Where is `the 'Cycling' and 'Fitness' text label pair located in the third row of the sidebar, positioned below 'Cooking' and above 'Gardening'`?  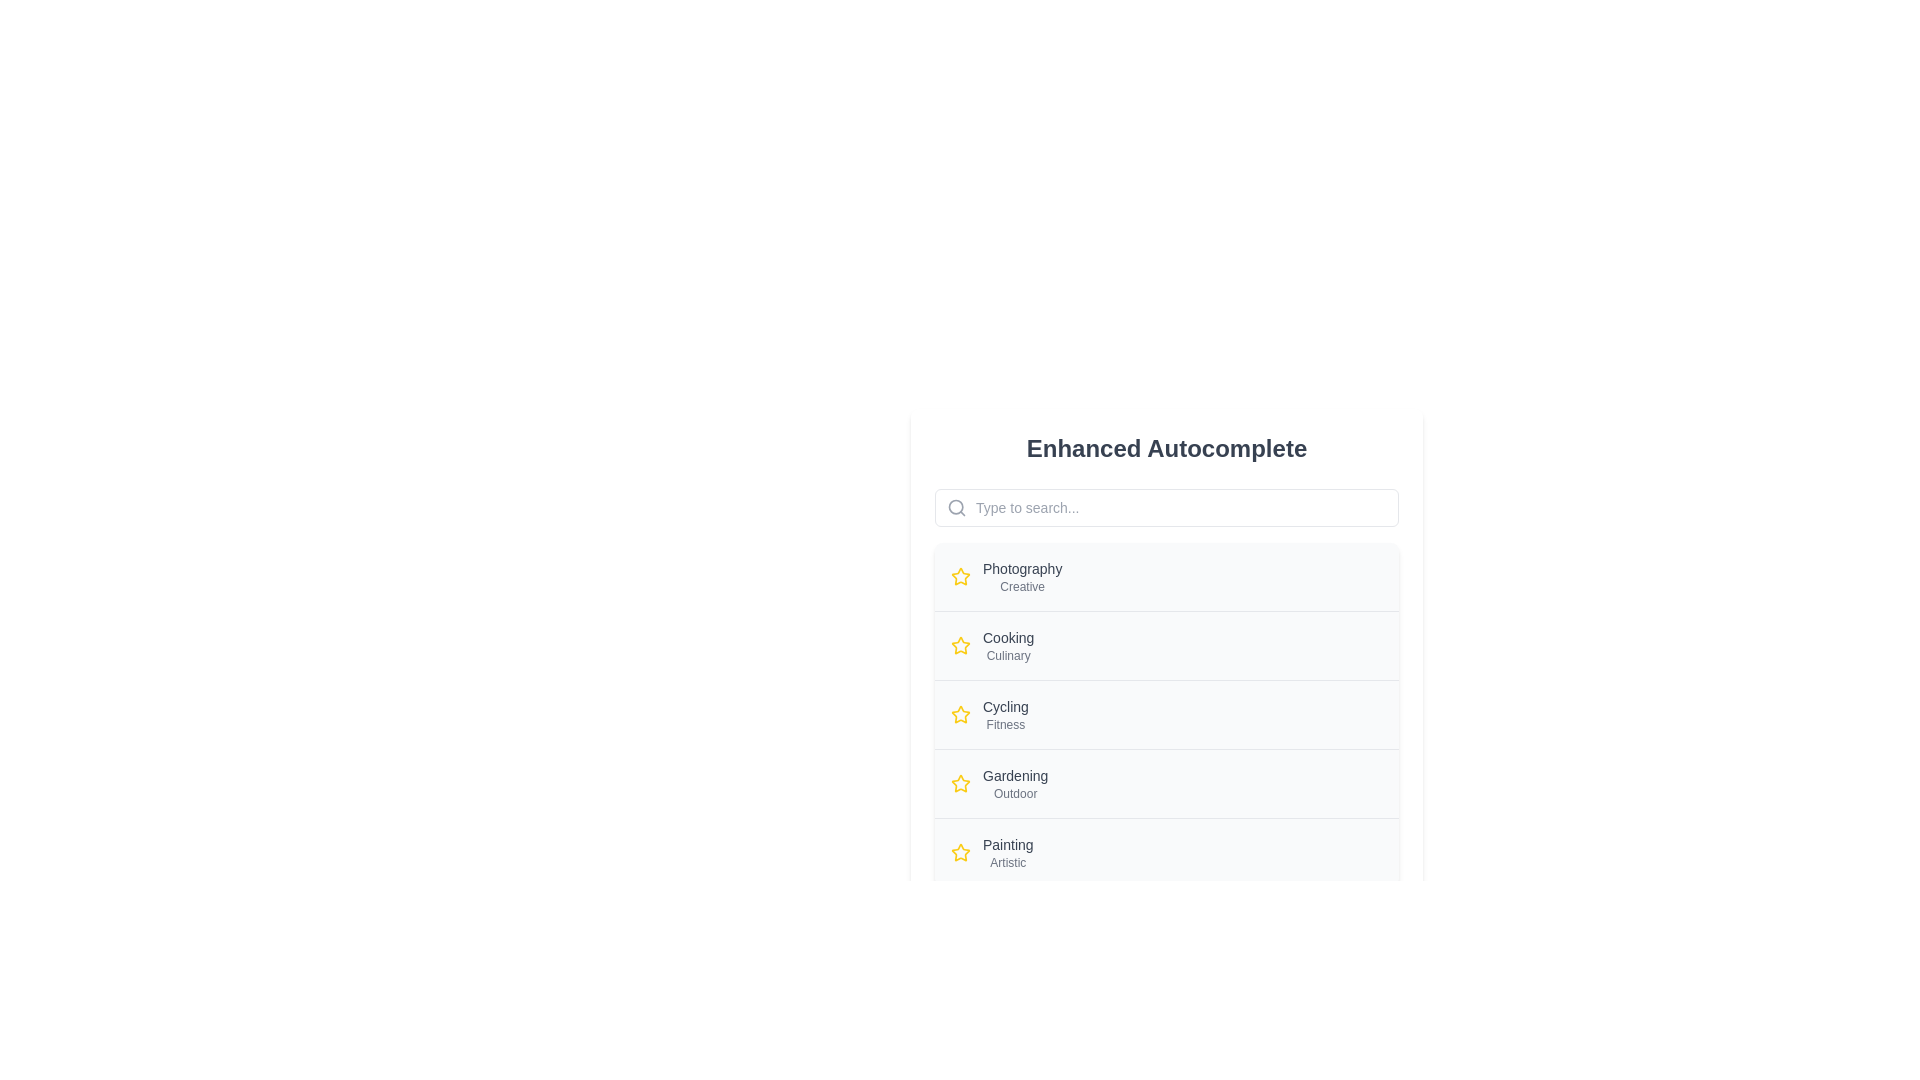
the 'Cycling' and 'Fitness' text label pair located in the third row of the sidebar, positioned below 'Cooking' and above 'Gardening' is located at coordinates (1005, 713).